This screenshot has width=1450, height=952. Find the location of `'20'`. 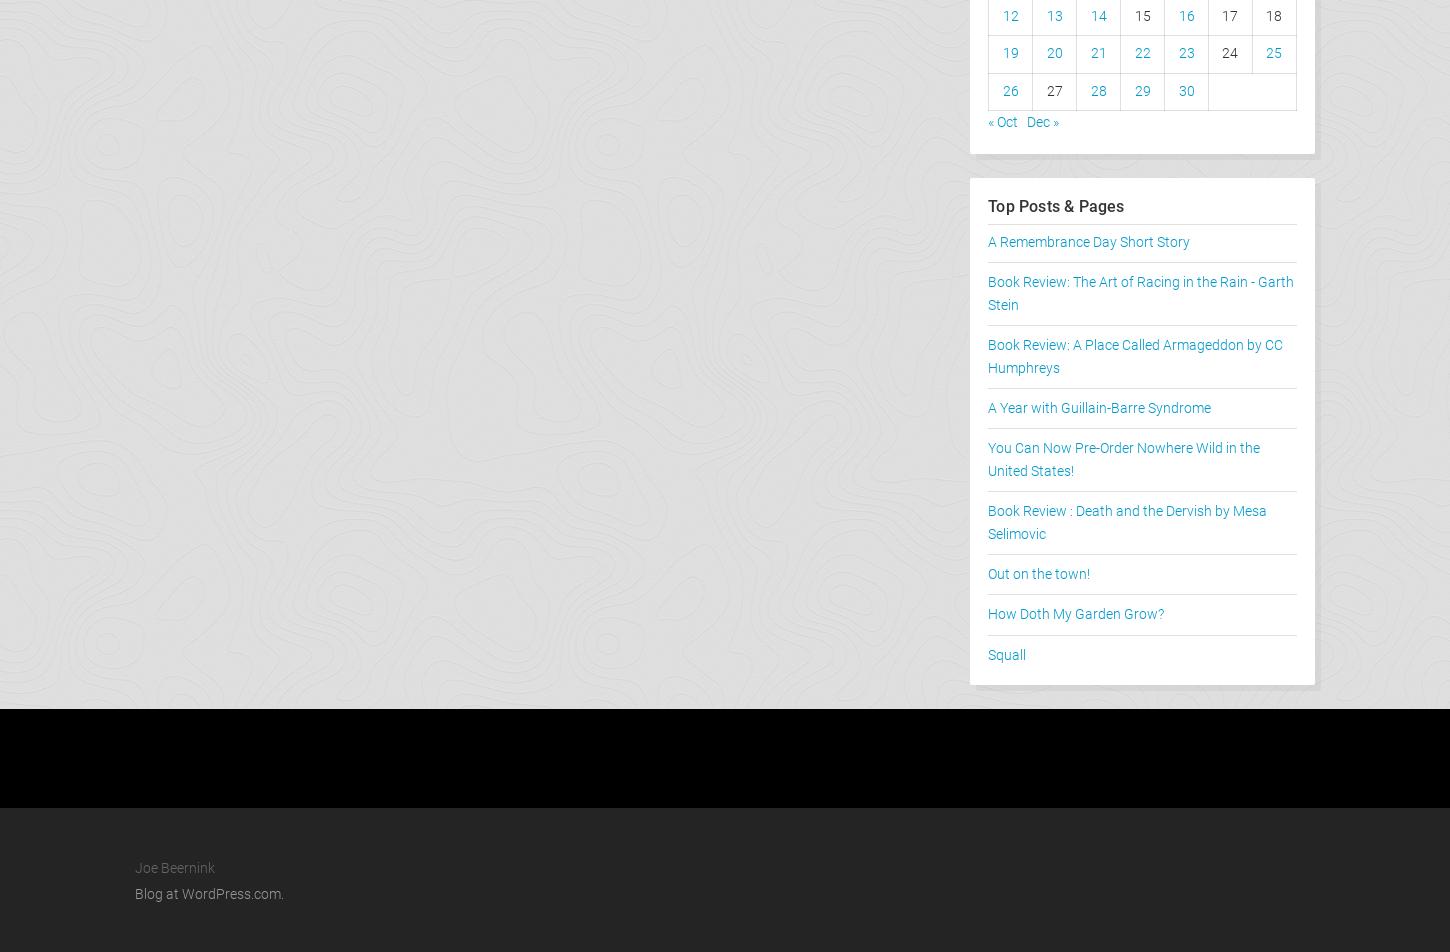

'20' is located at coordinates (1054, 53).